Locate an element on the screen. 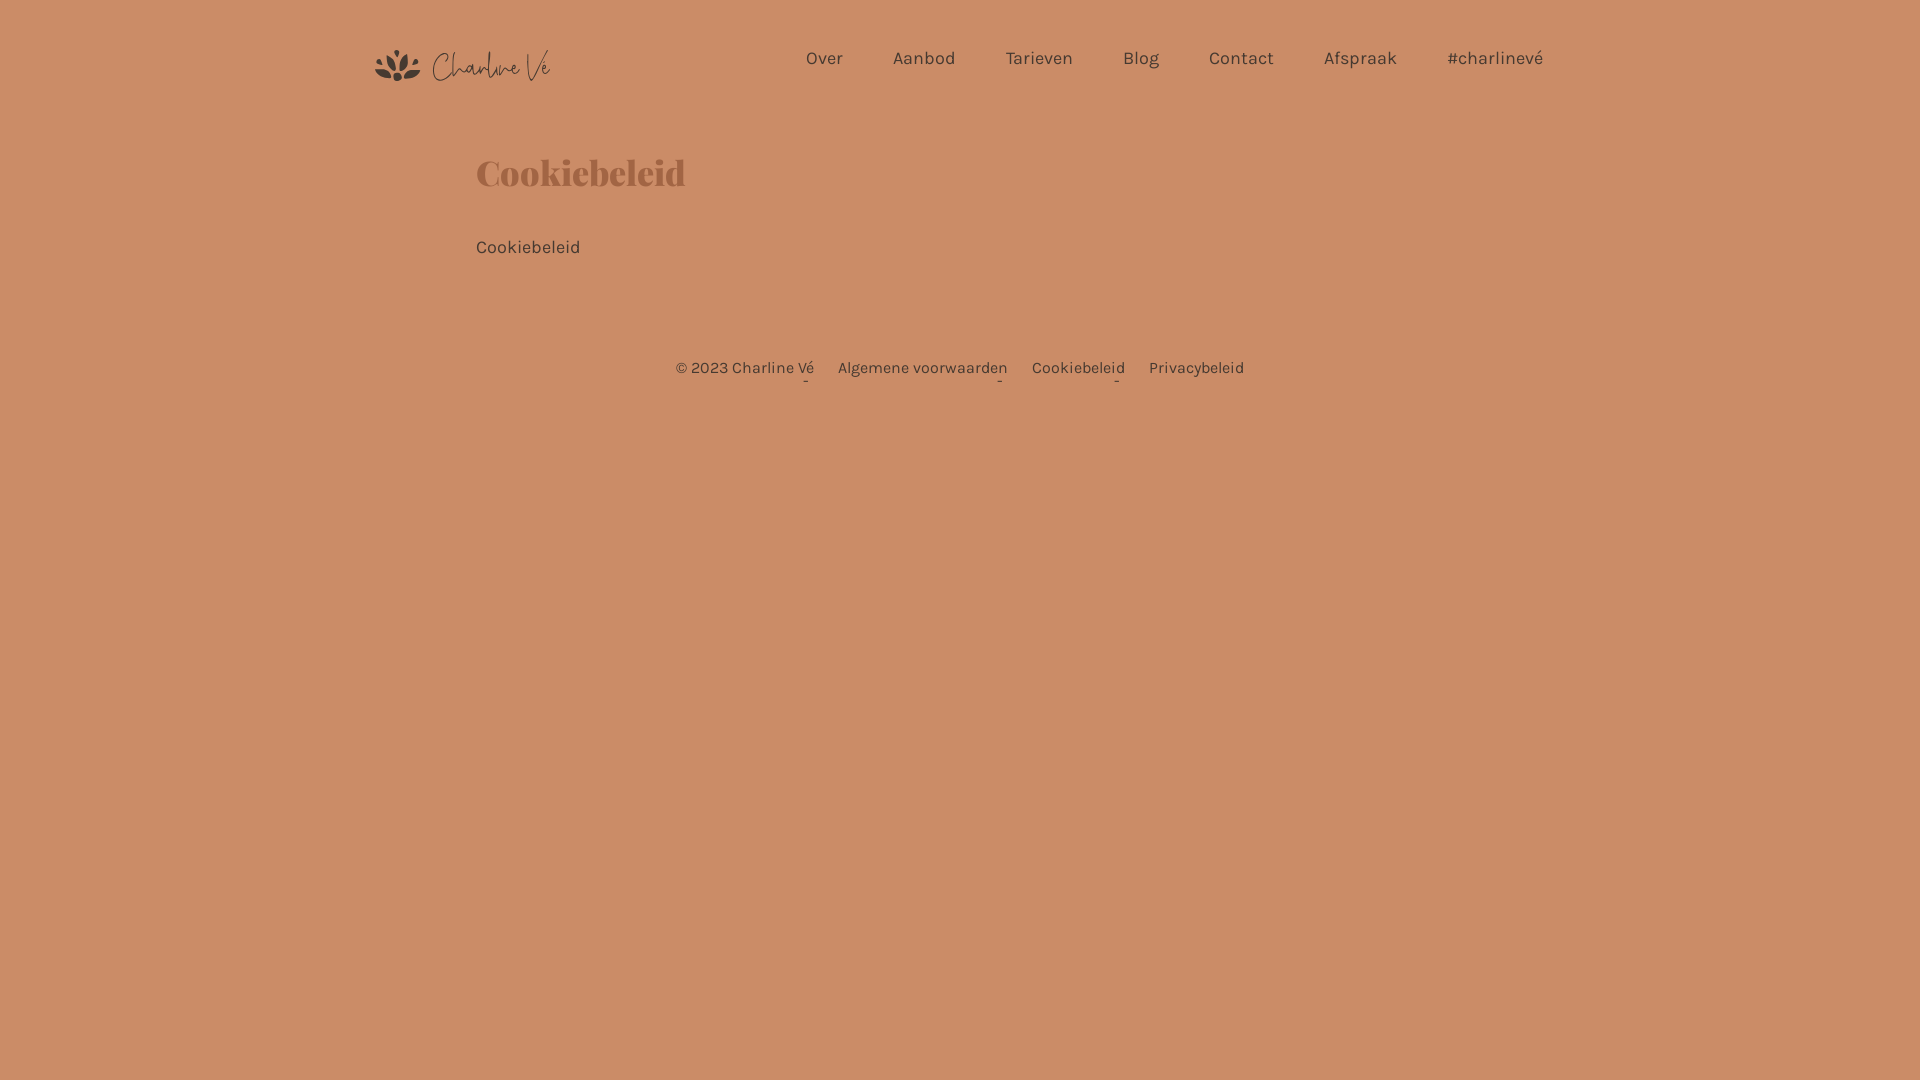  'Tarieven' is located at coordinates (1039, 56).